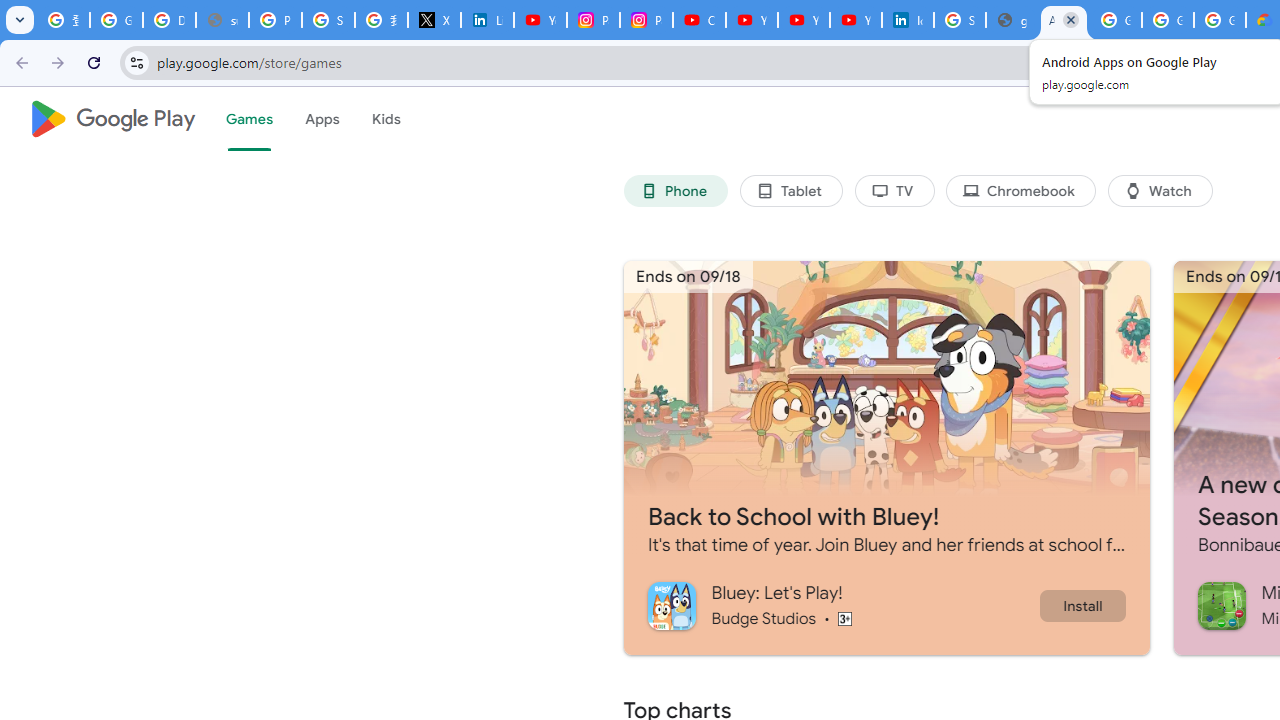  Describe the element at coordinates (803, 20) in the screenshot. I see `'YouTube Culture & Trends - YouTube Top 10, 2021'` at that location.